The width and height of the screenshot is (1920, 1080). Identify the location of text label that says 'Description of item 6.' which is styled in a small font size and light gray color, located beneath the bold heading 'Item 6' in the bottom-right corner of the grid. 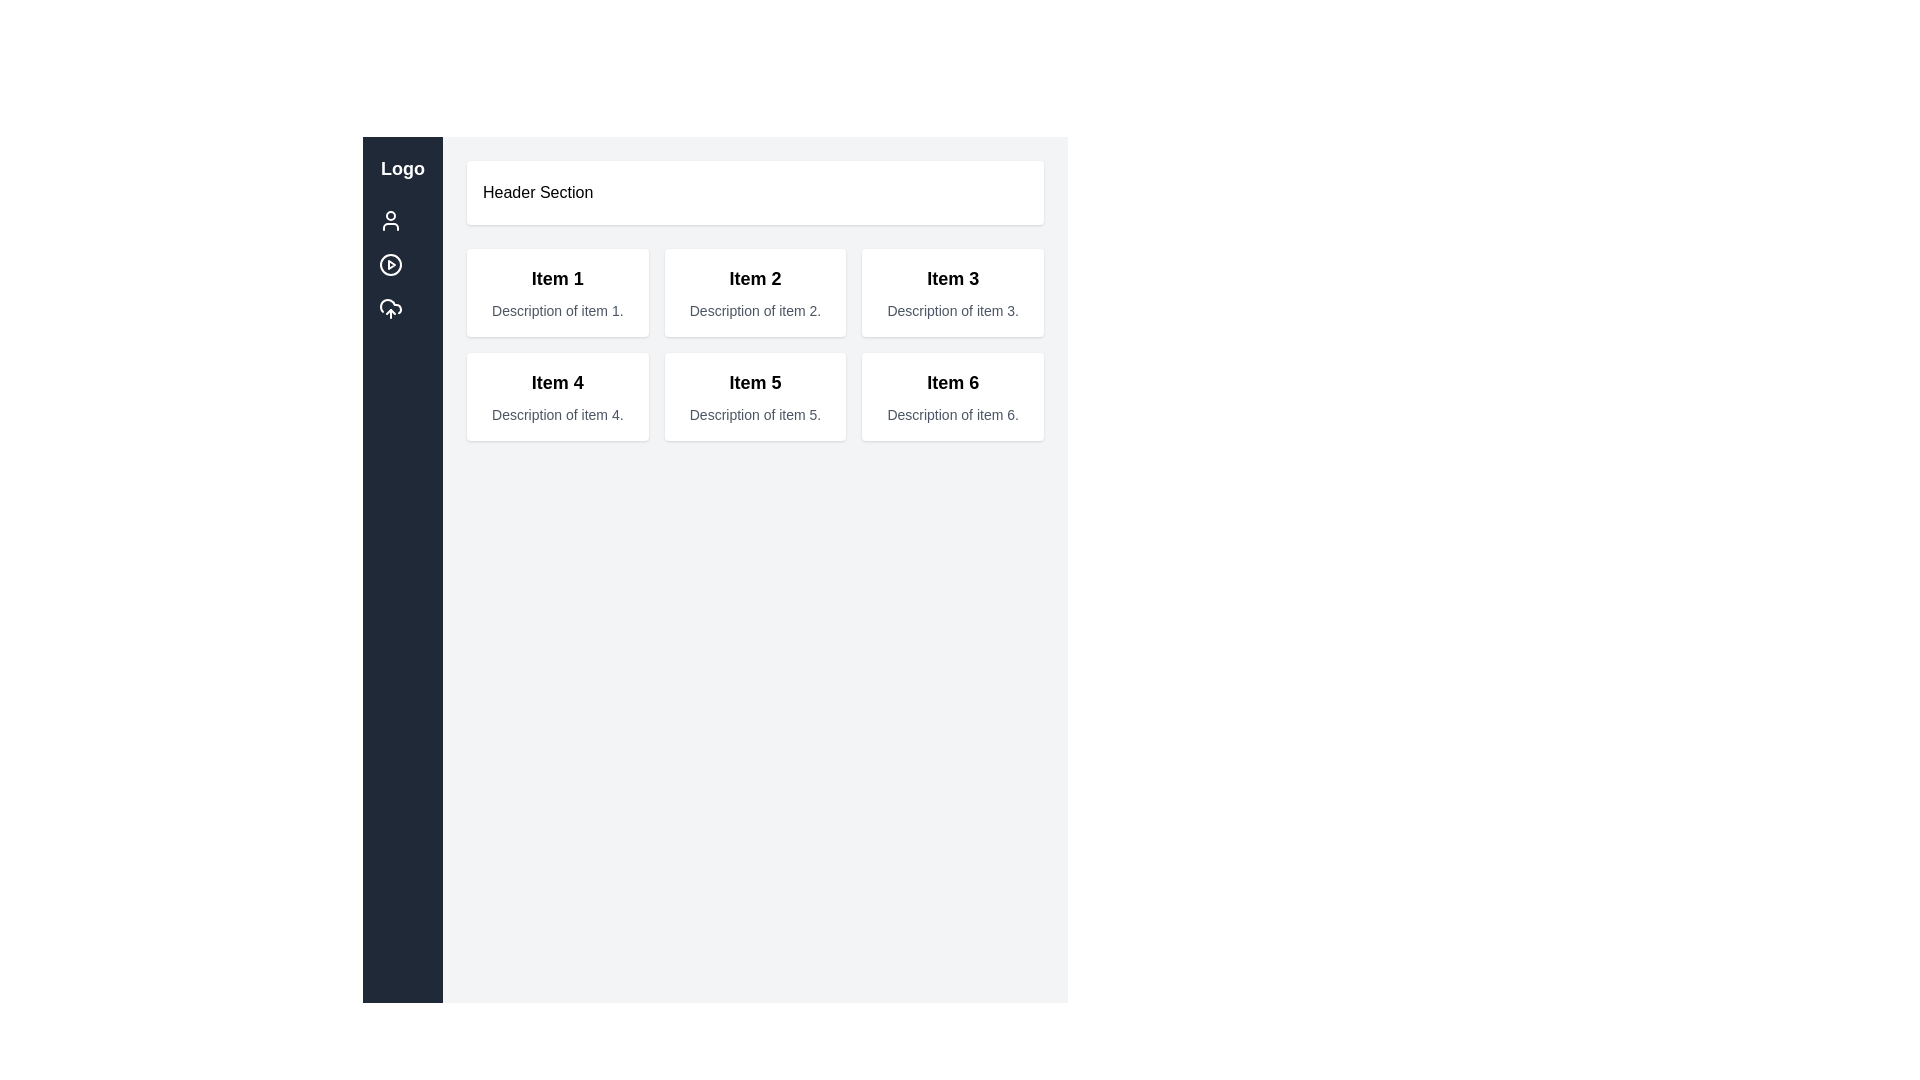
(952, 414).